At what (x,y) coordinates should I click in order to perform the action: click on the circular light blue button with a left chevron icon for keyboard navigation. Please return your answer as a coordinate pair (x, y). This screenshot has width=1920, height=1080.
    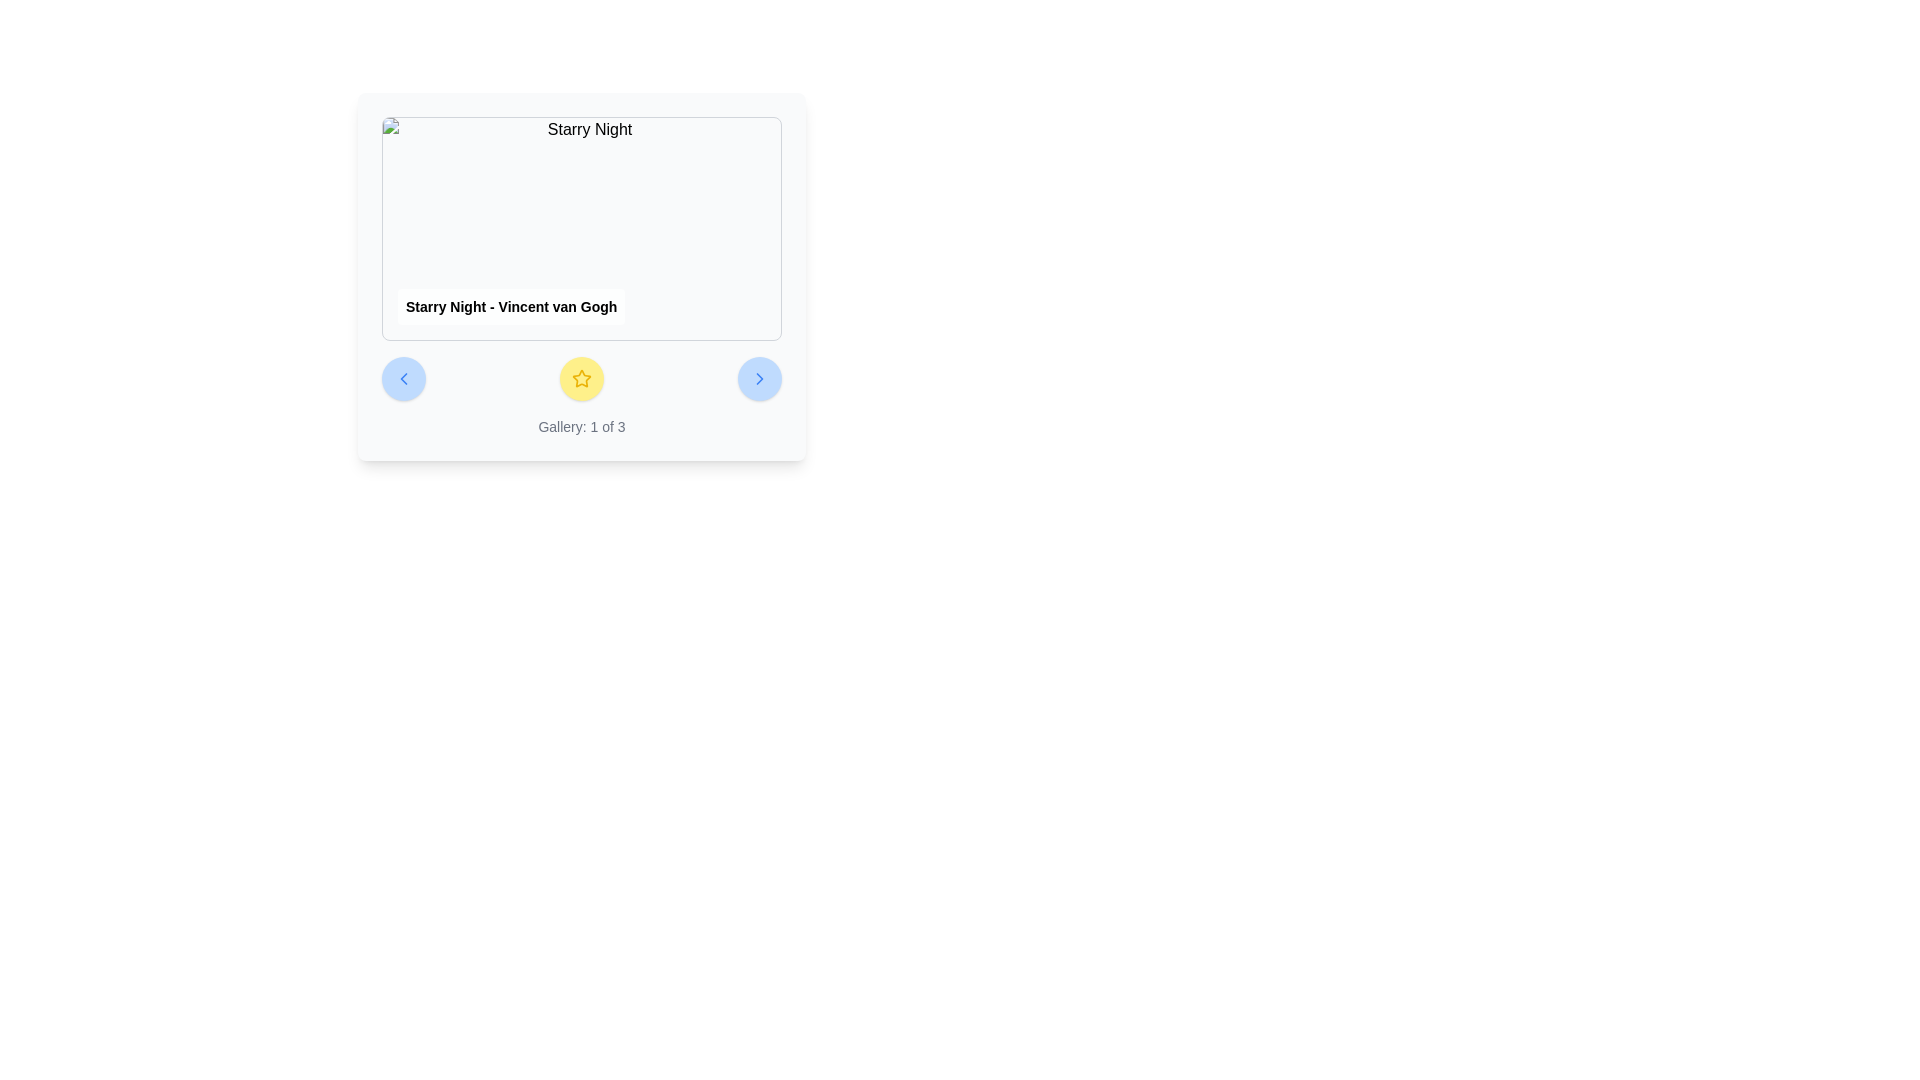
    Looking at the image, I should click on (402, 378).